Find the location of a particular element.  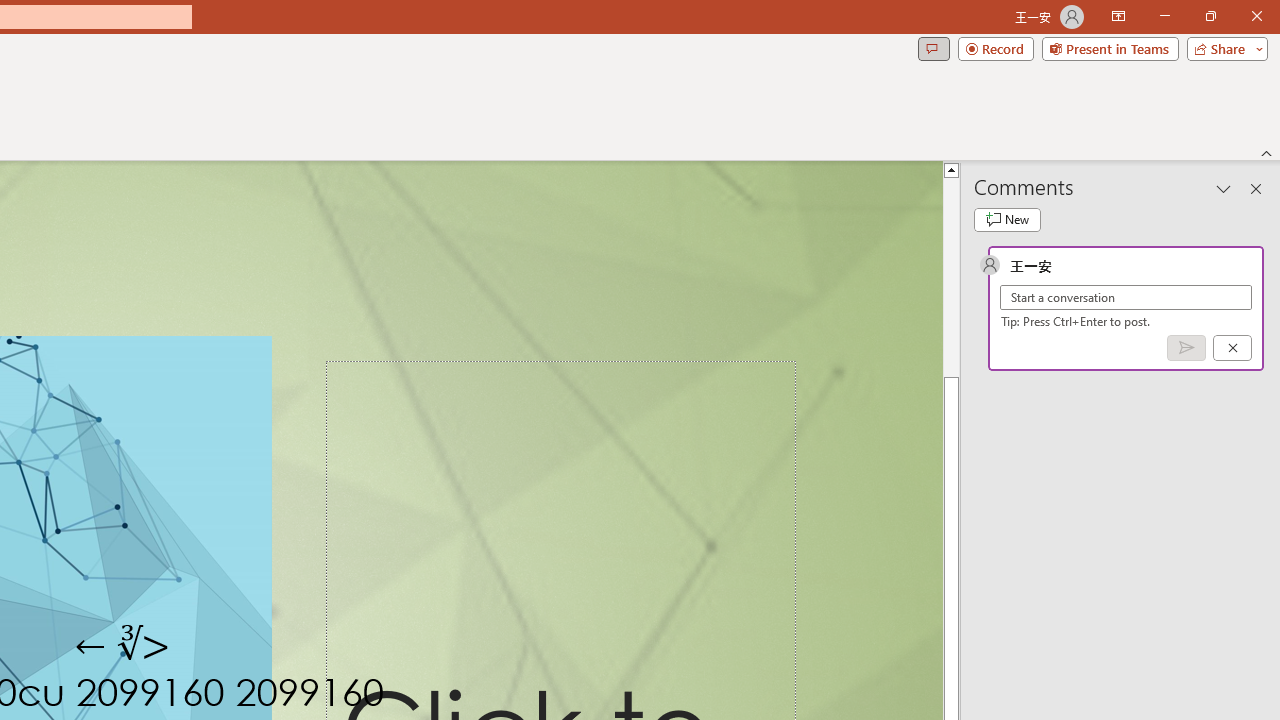

'New comment' is located at coordinates (1007, 219).